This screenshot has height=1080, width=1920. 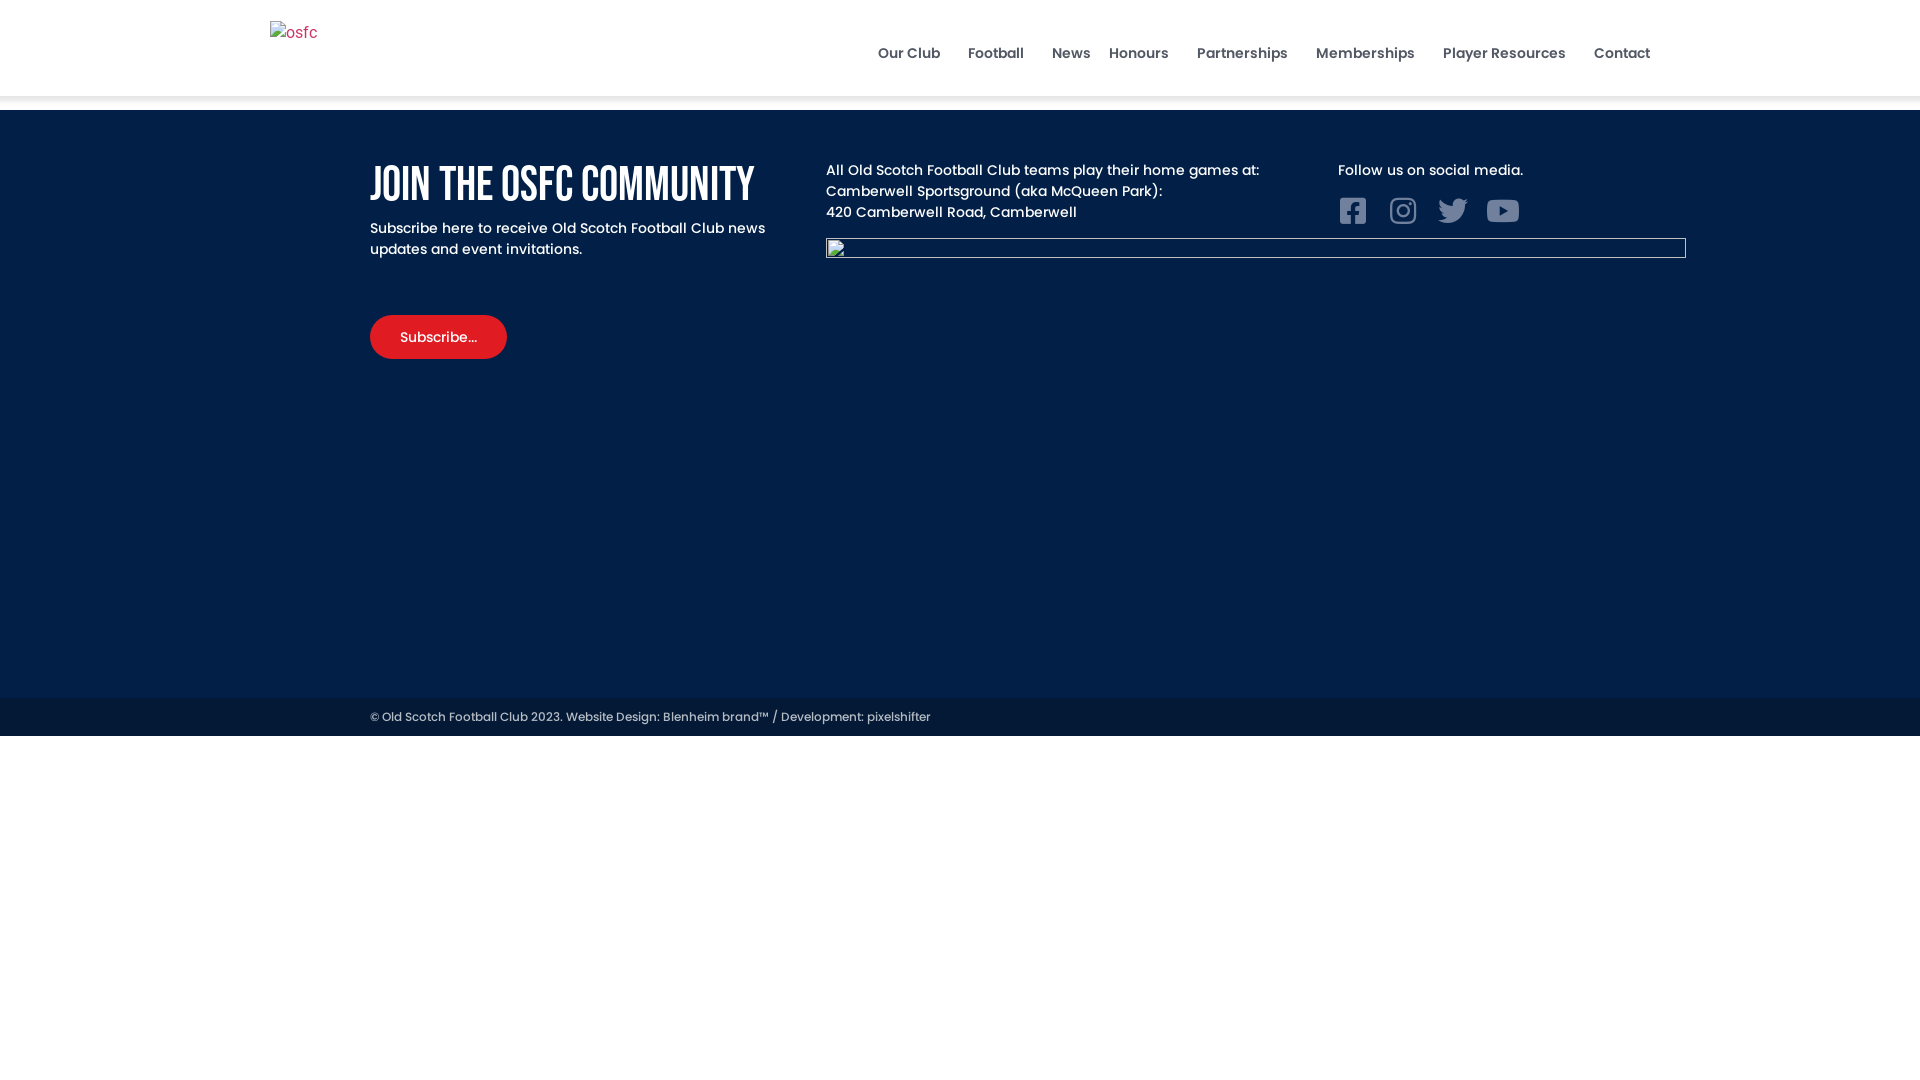 I want to click on 'Player Resources', so click(x=1509, y=52).